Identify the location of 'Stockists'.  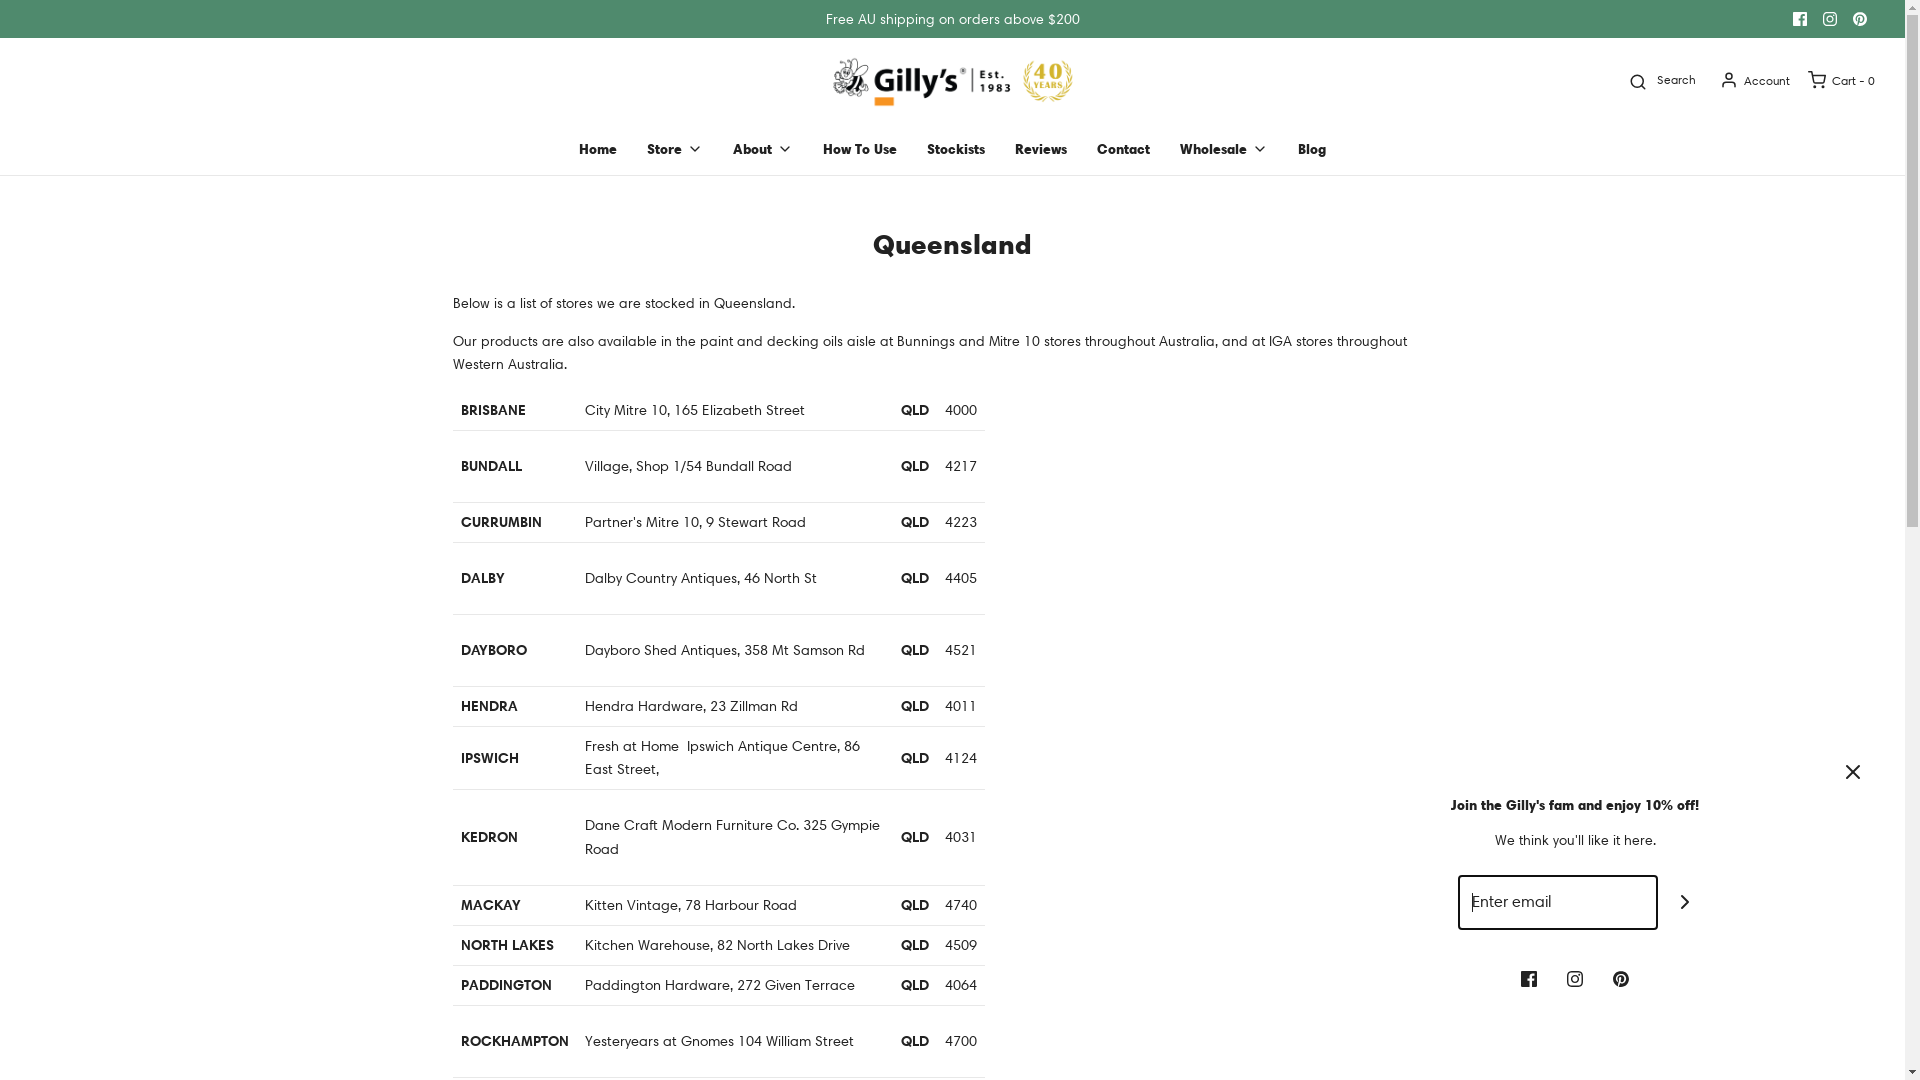
(954, 148).